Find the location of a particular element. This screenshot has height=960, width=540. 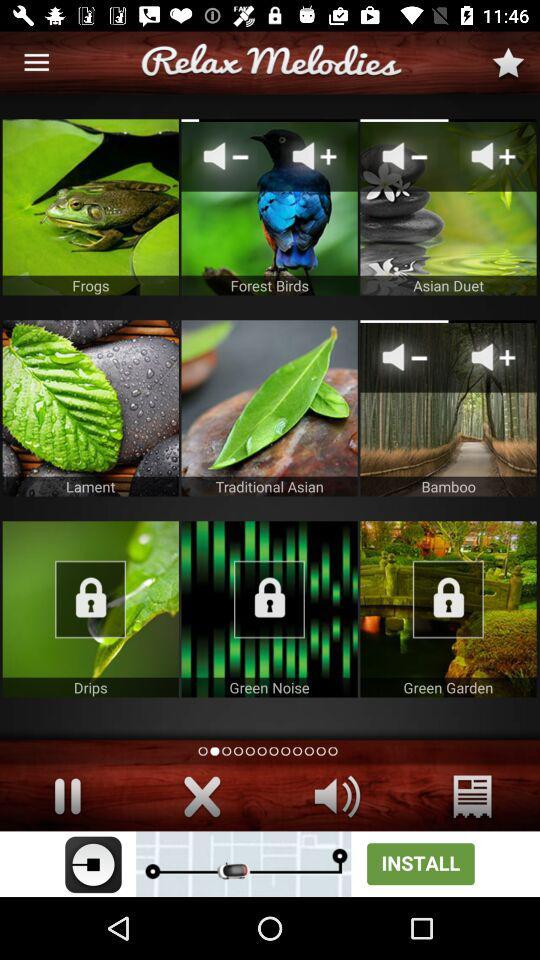

the skip_next icon is located at coordinates (202, 796).